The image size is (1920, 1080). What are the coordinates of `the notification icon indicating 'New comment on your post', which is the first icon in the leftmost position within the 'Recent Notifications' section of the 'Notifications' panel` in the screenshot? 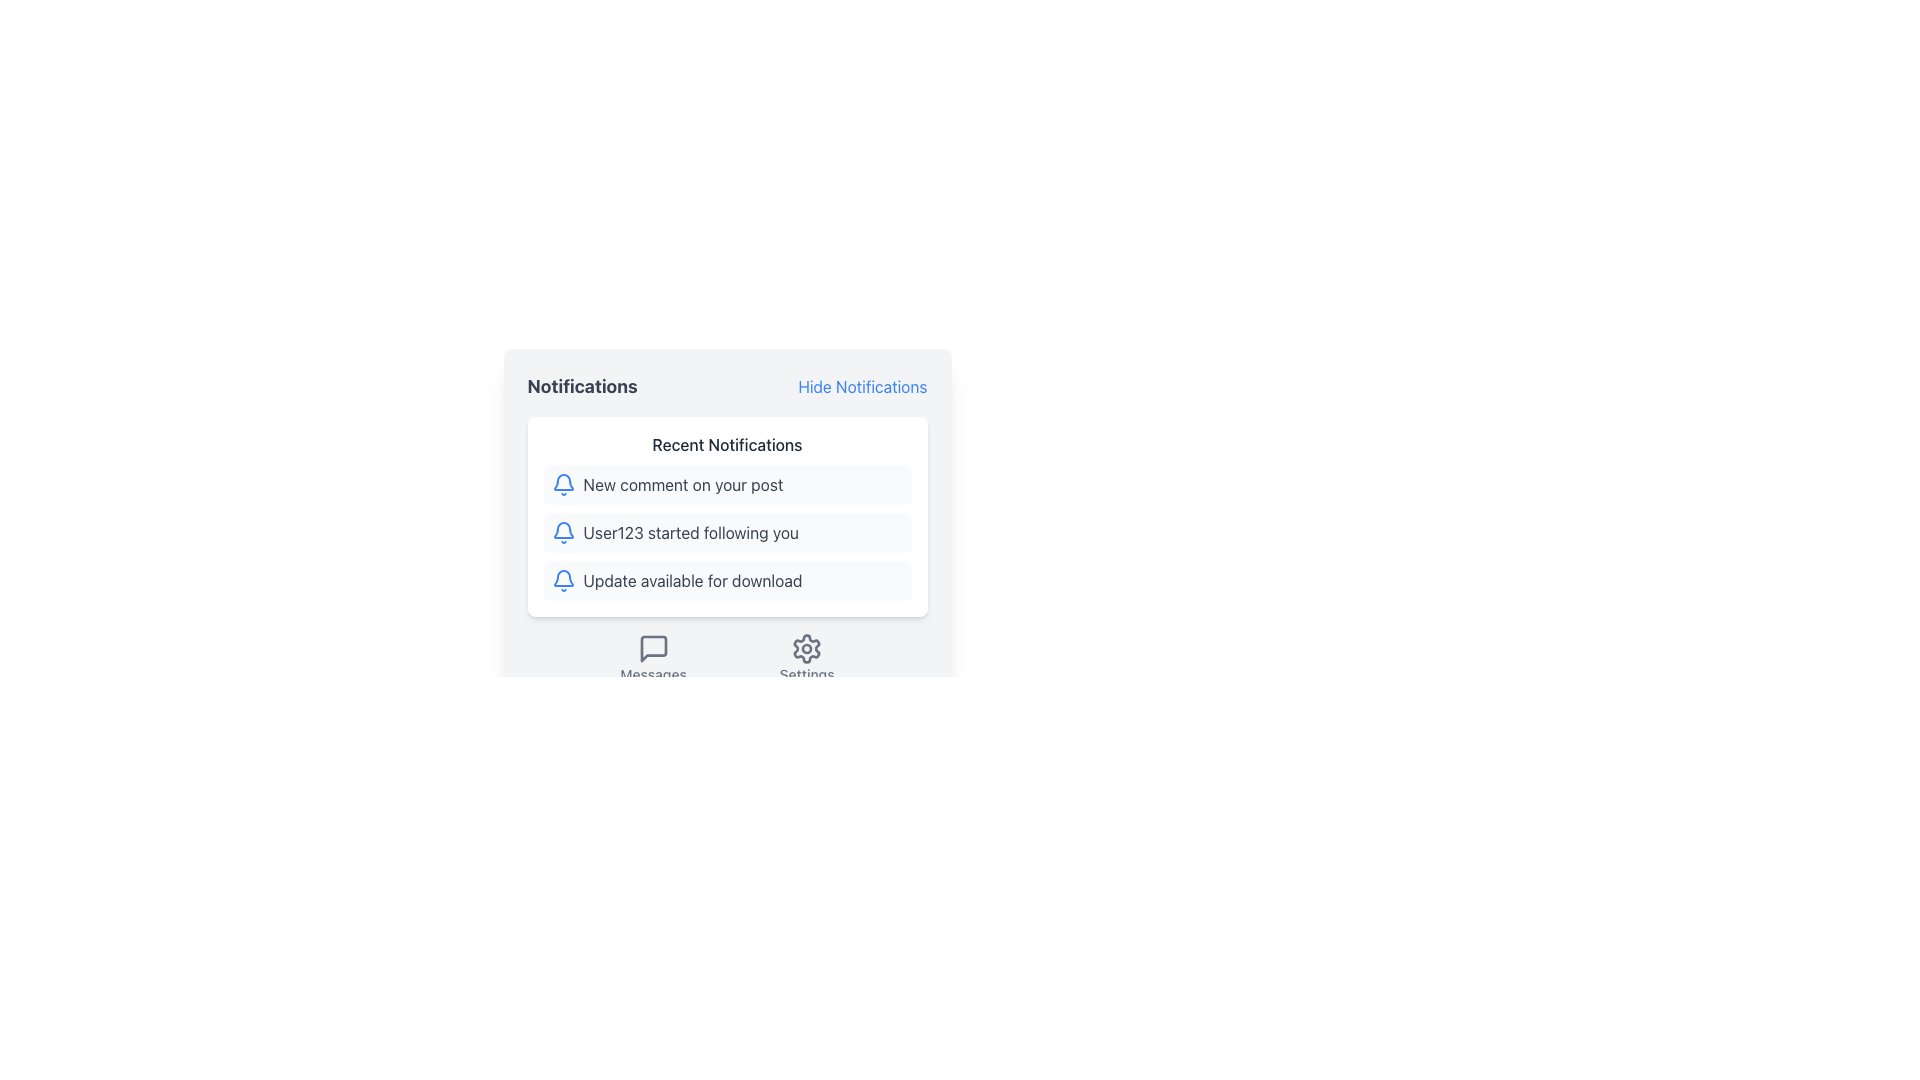 It's located at (562, 485).